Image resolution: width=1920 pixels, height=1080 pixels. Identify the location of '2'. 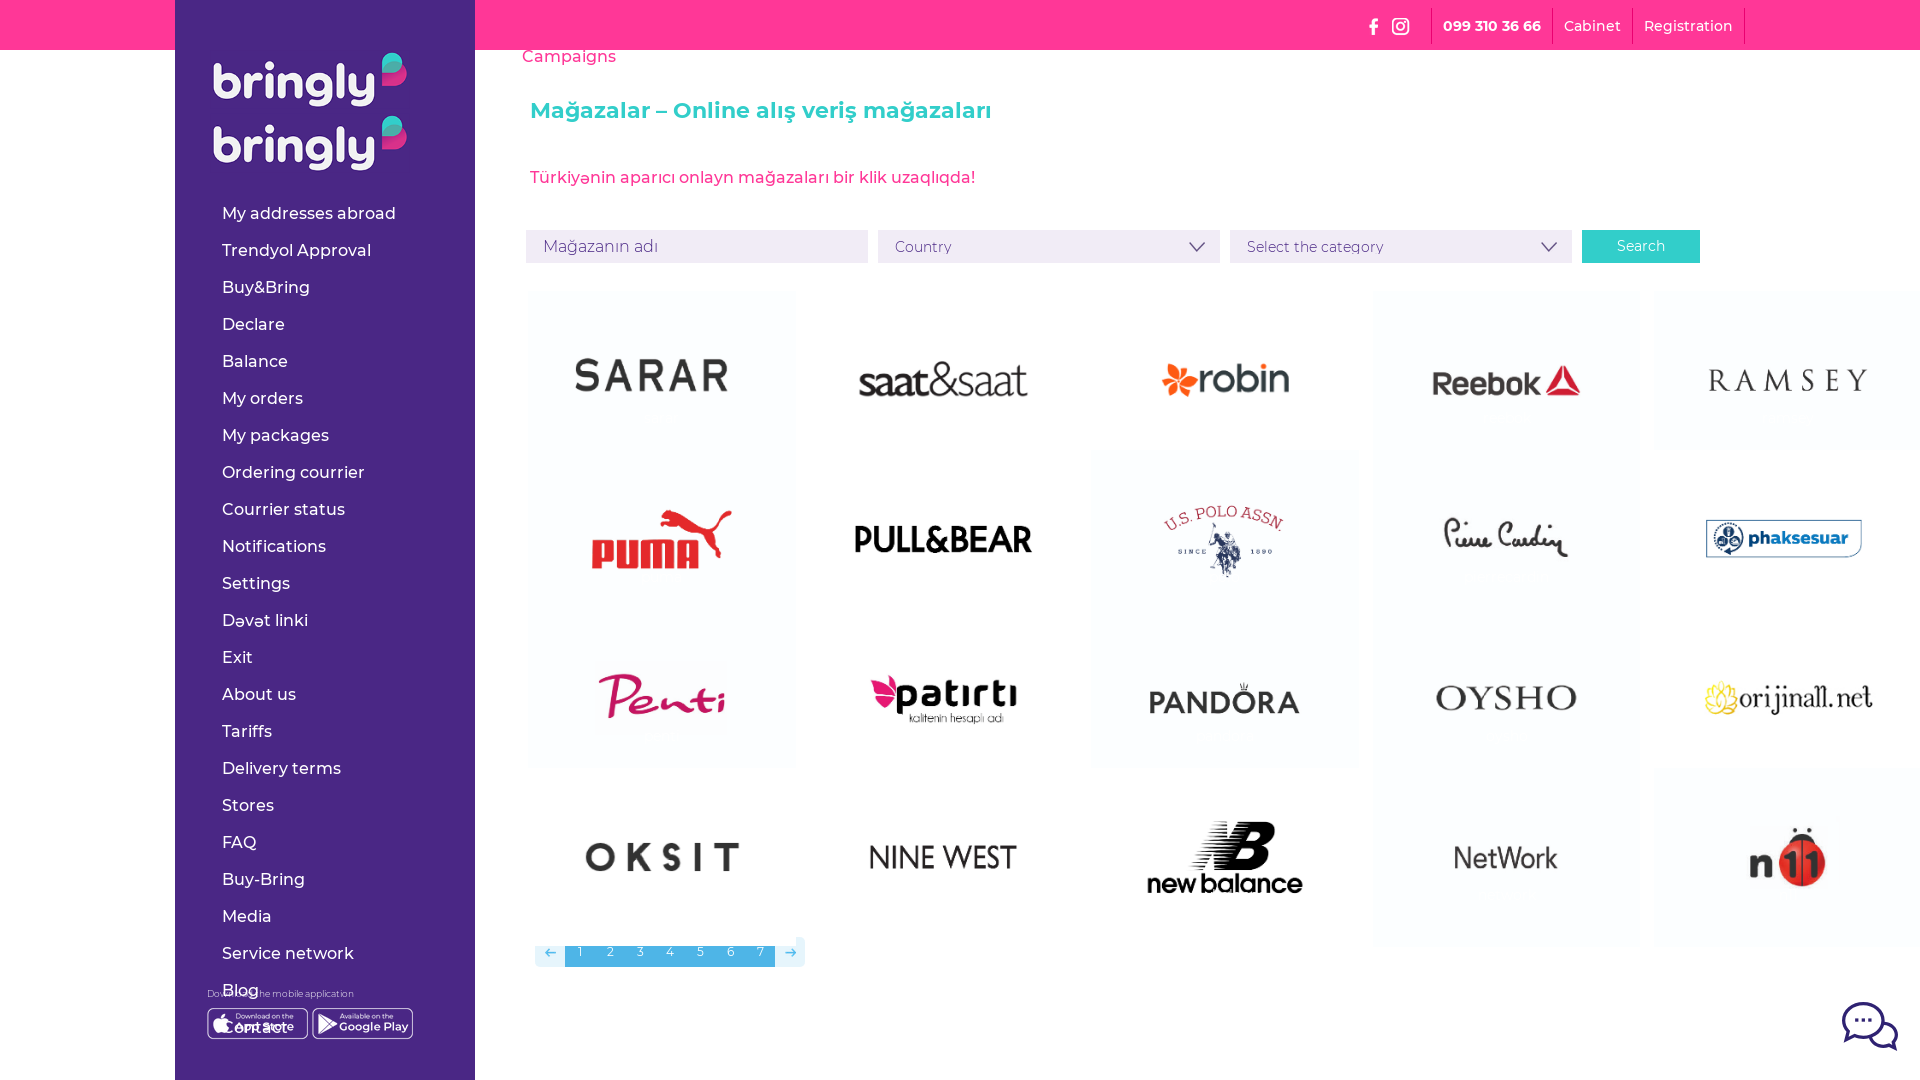
(608, 951).